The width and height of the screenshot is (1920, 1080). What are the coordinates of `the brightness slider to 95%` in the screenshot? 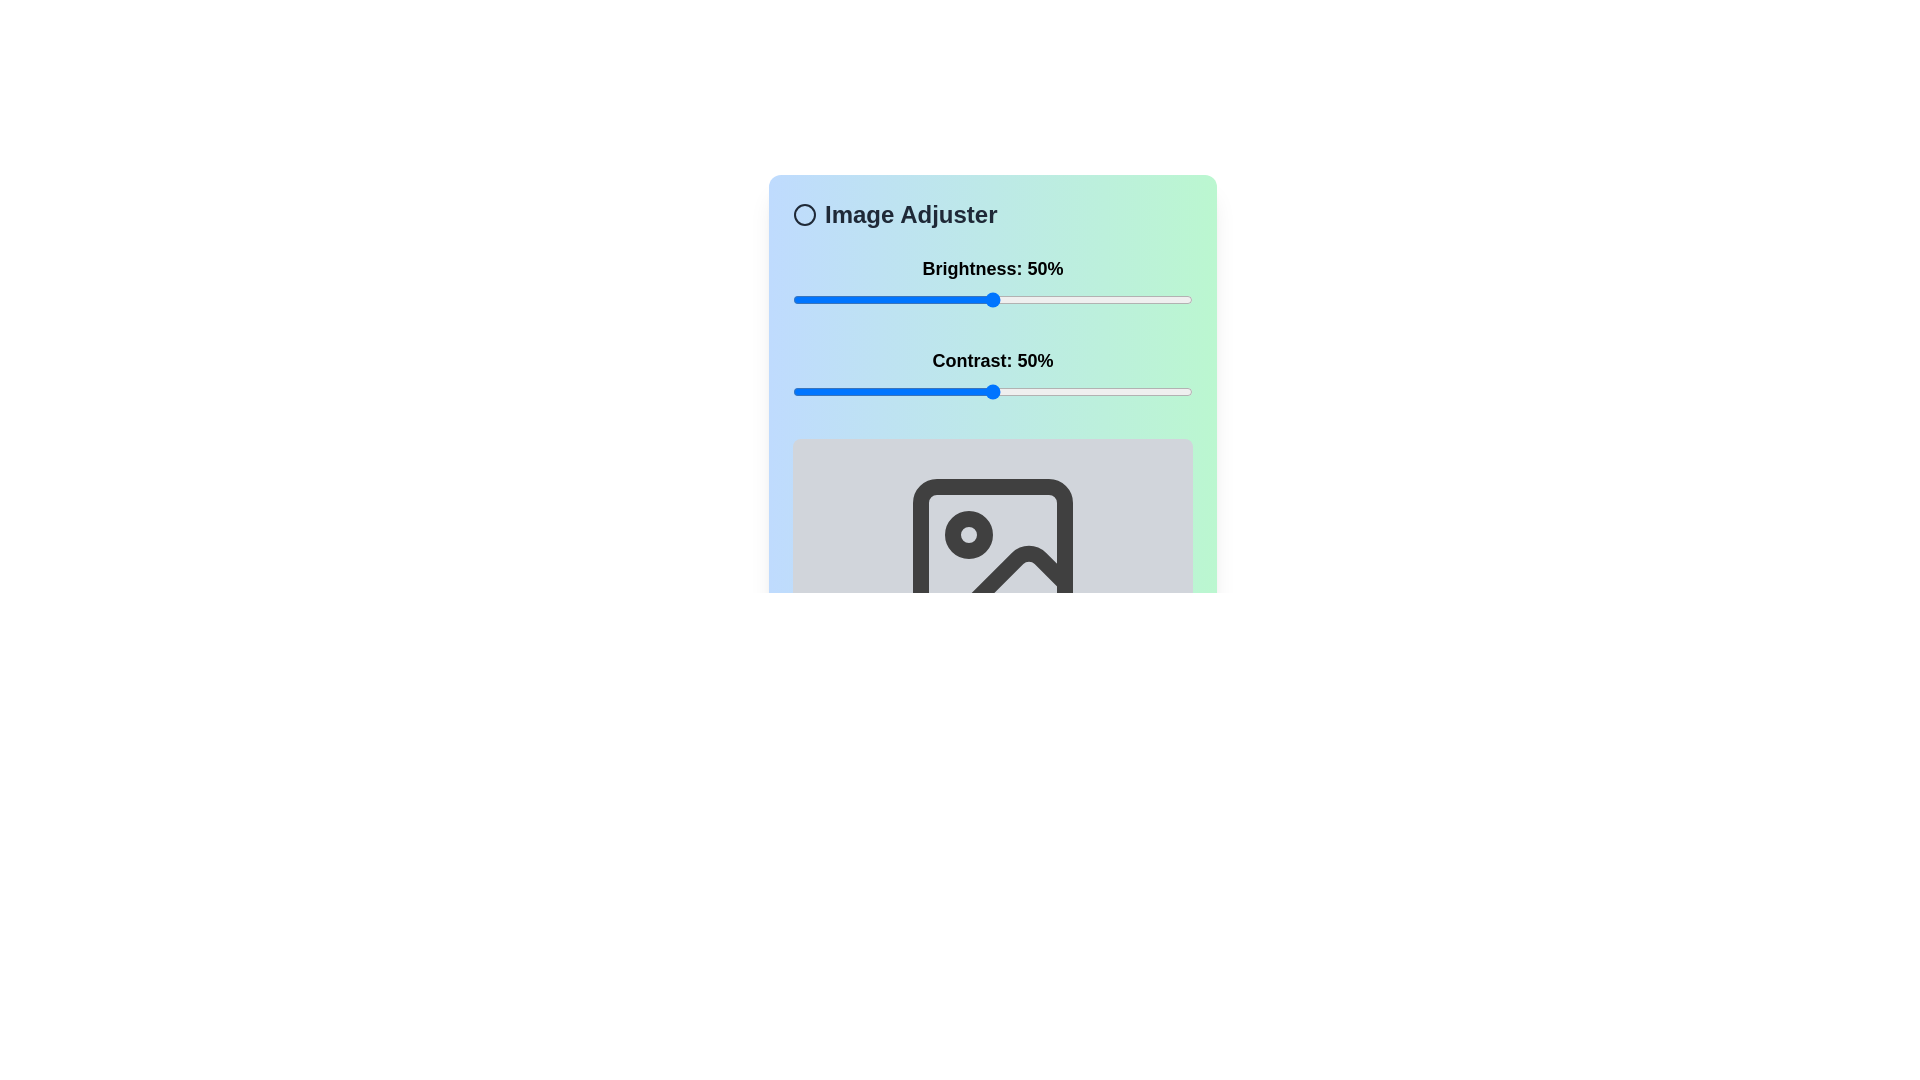 It's located at (1172, 300).